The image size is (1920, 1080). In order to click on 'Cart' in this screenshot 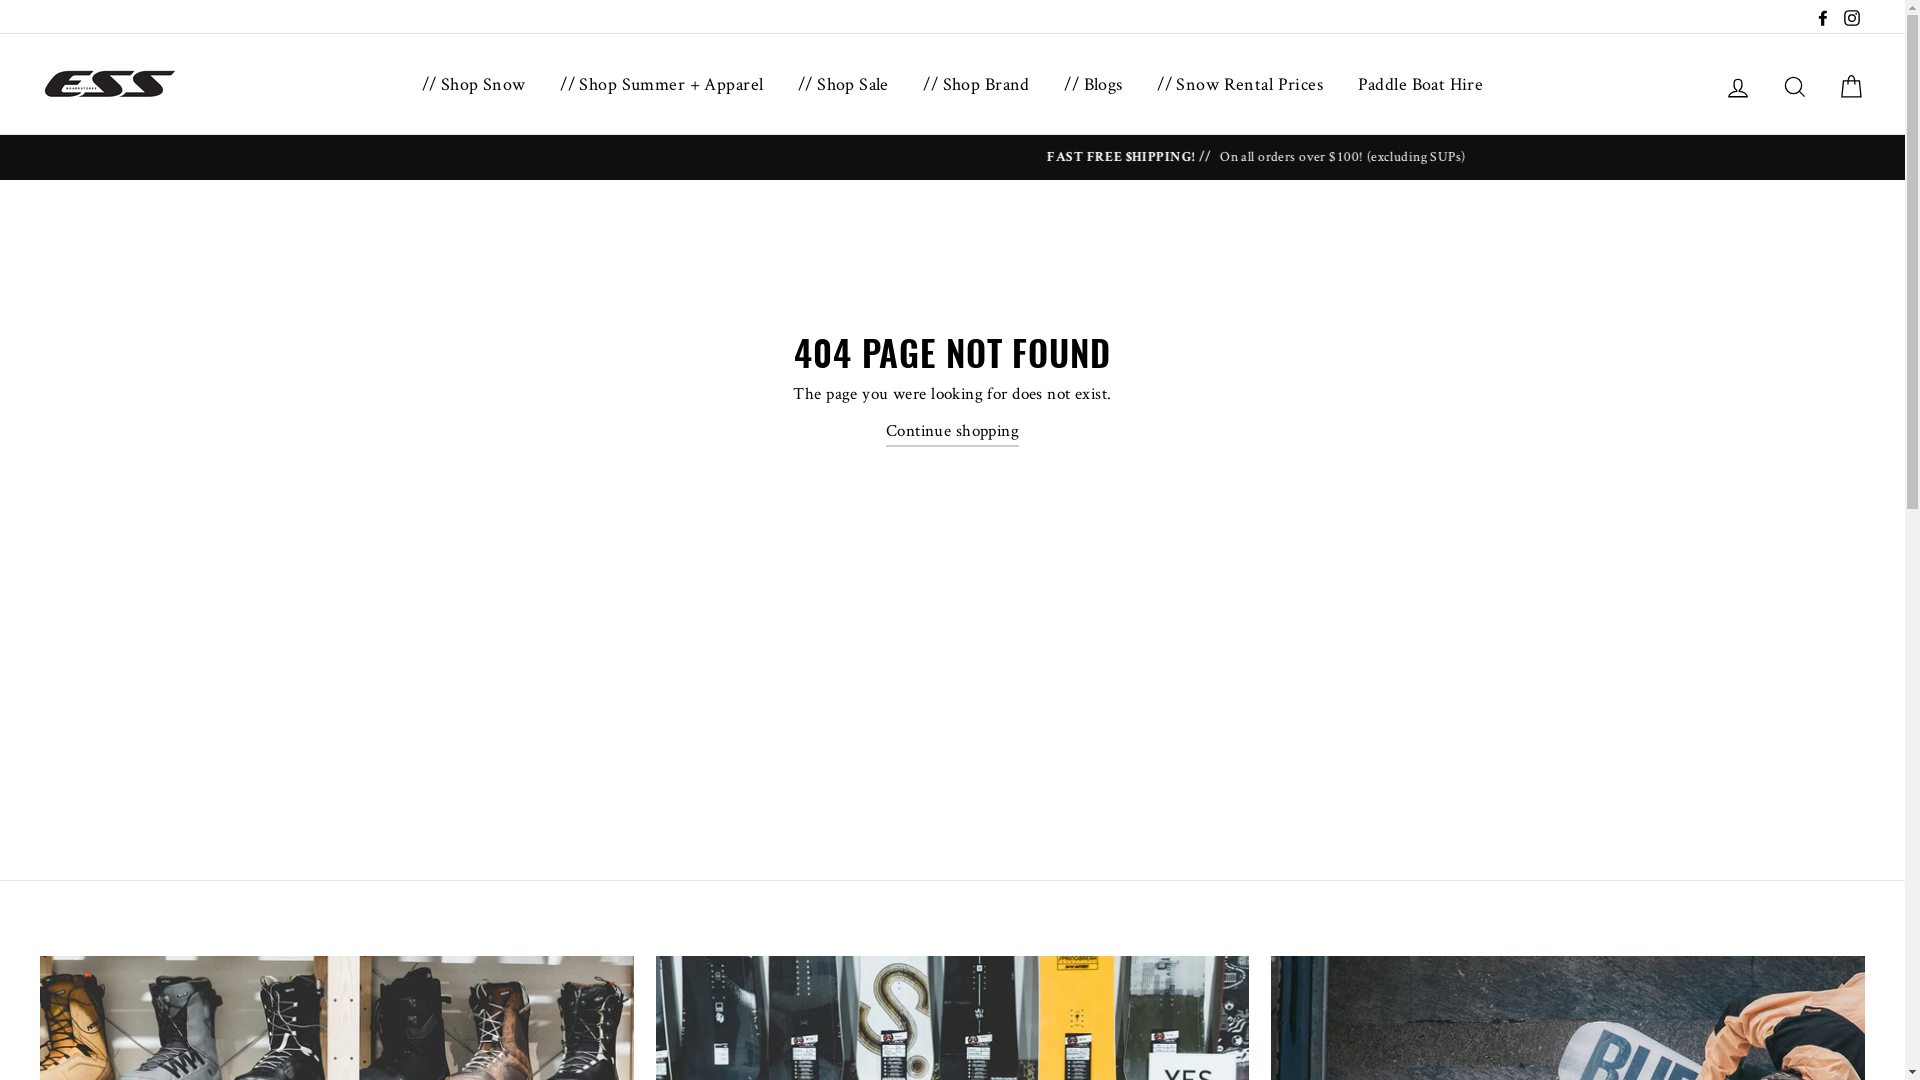, I will do `click(1850, 83)`.